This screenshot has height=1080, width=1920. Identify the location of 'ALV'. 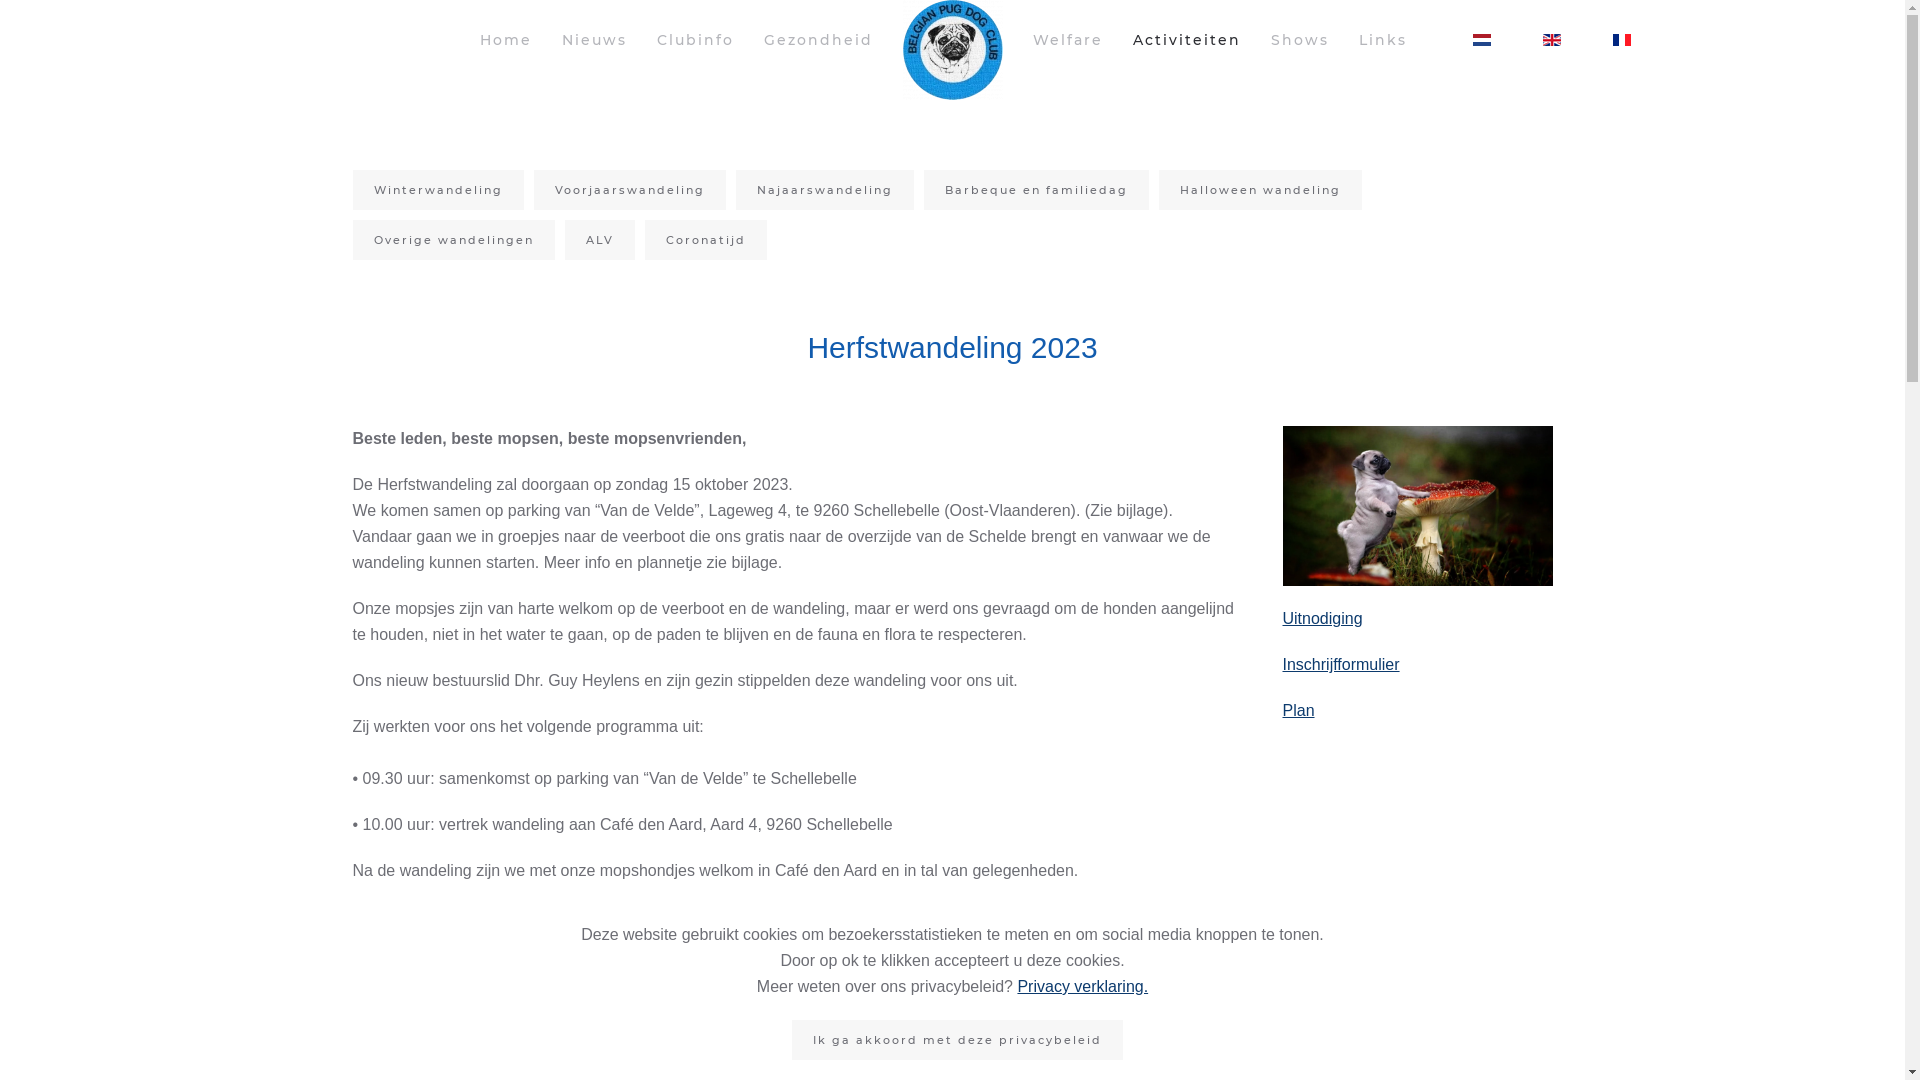
(598, 238).